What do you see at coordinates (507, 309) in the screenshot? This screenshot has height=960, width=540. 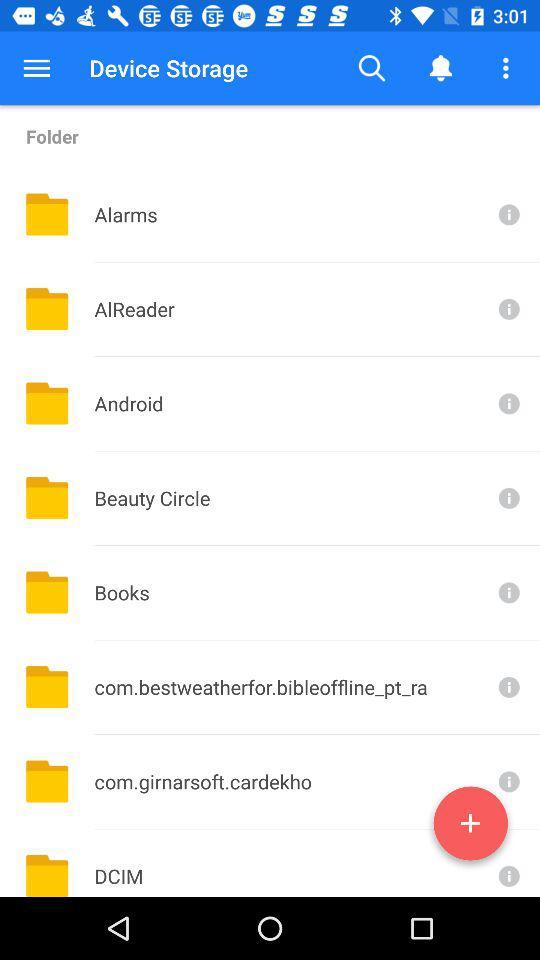 I see `see information` at bounding box center [507, 309].